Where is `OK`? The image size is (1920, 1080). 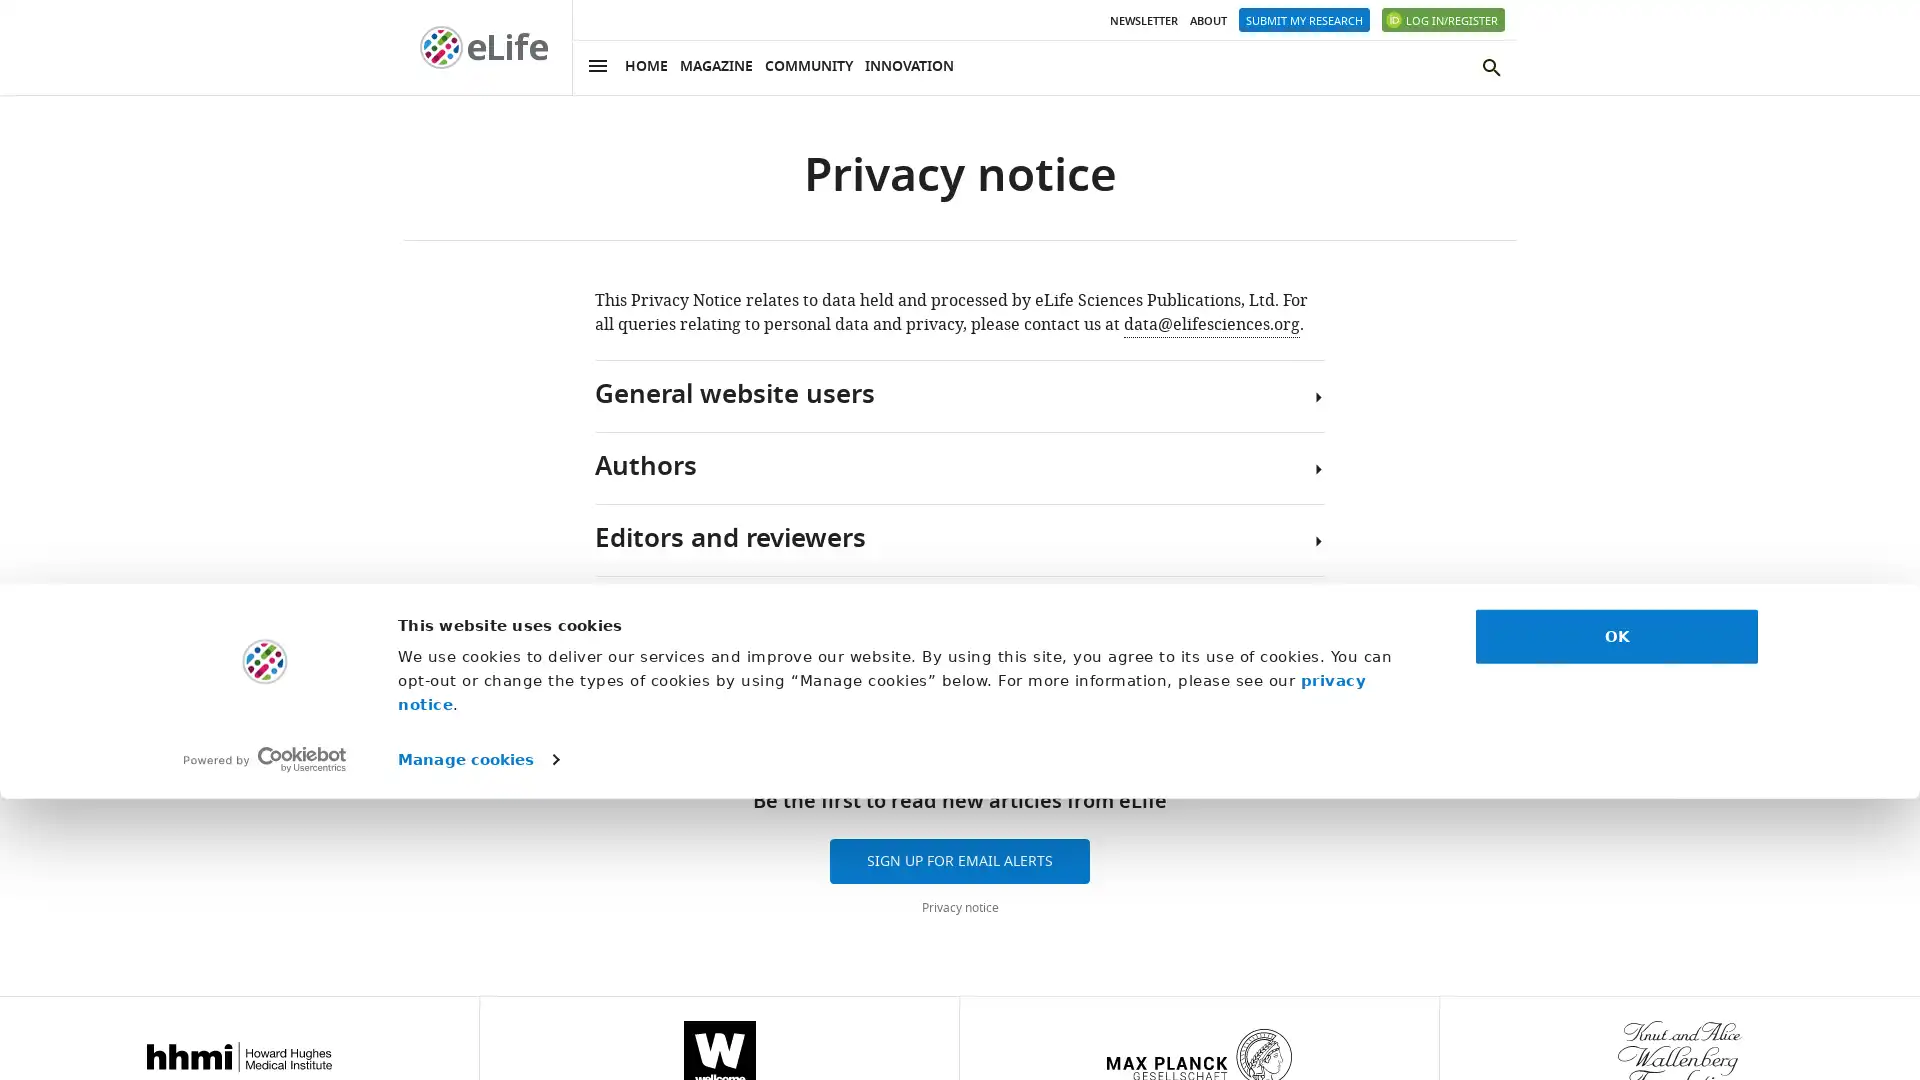 OK is located at coordinates (1617, 917).